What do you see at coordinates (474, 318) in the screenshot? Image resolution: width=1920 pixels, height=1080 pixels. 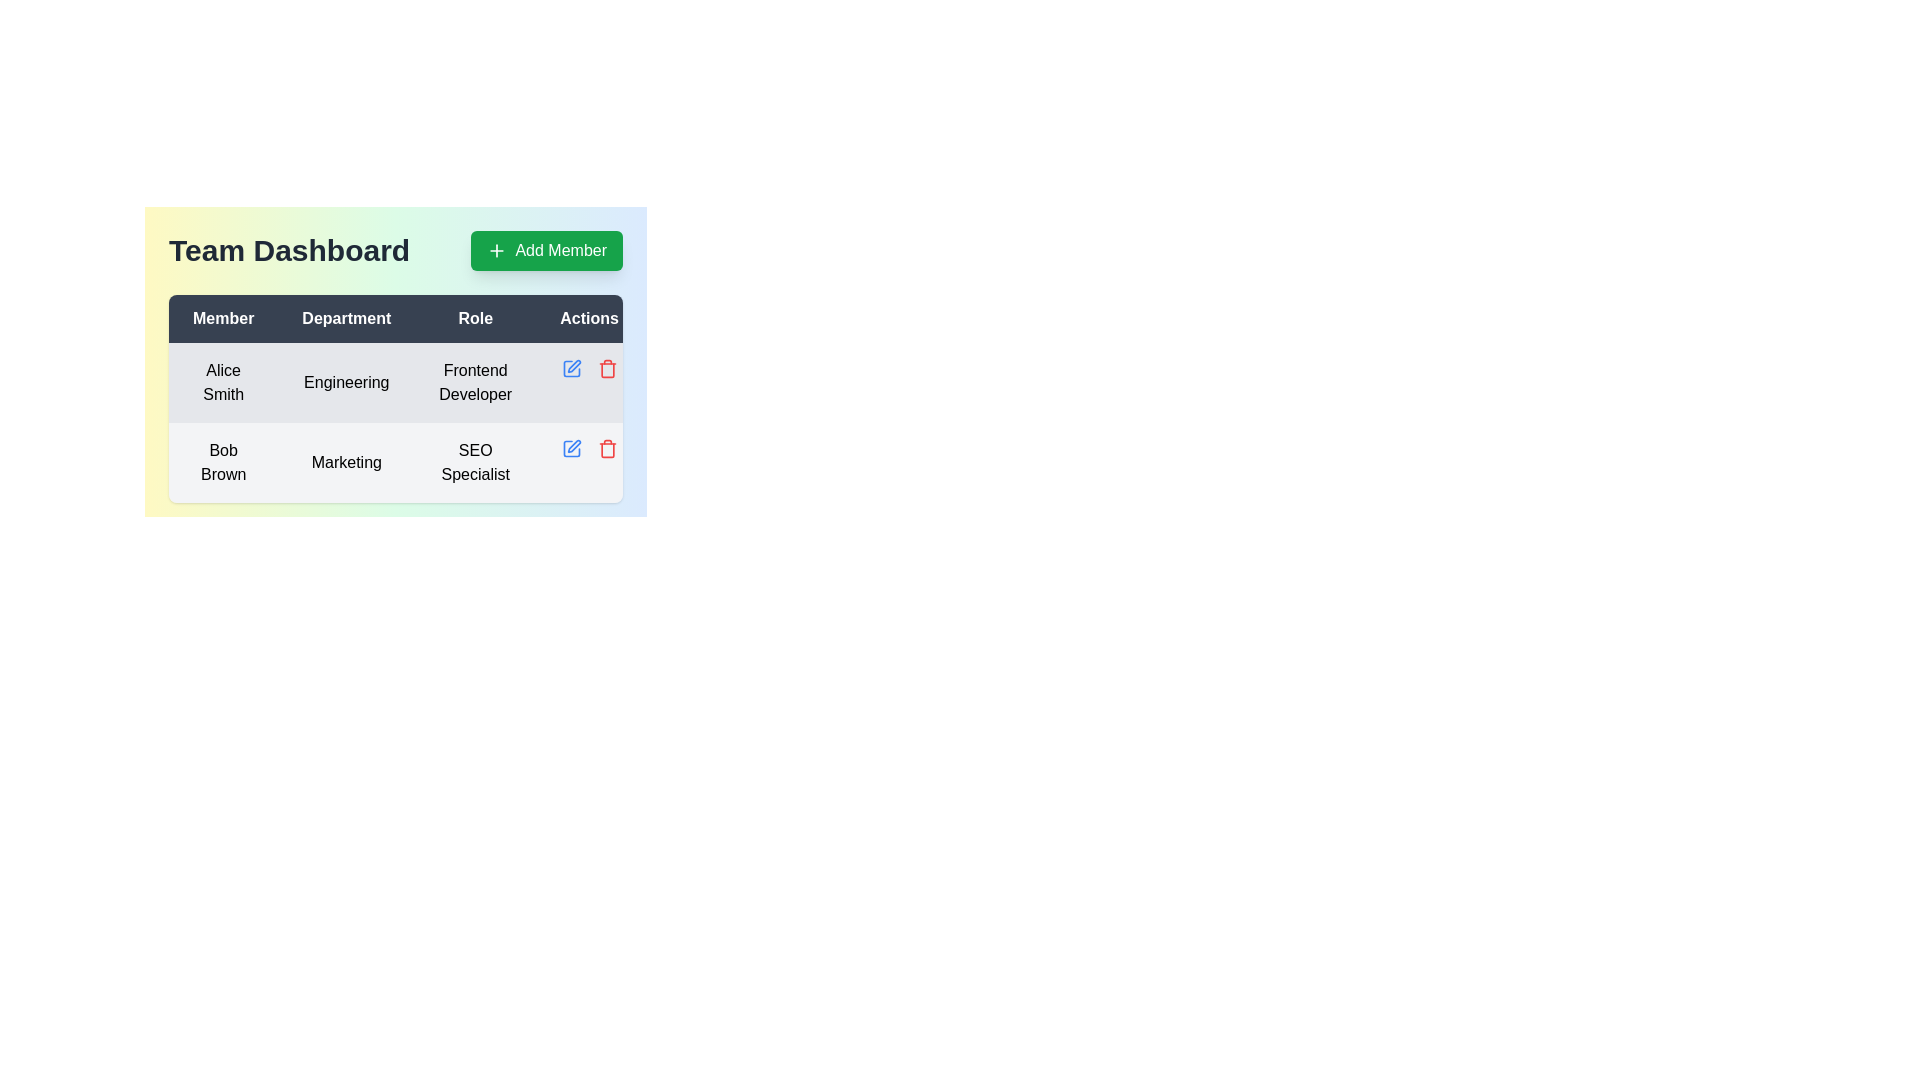 I see `the non-interactive table header cell labeled 'Role', which is the third column header in the table with a dark background and white text` at bounding box center [474, 318].